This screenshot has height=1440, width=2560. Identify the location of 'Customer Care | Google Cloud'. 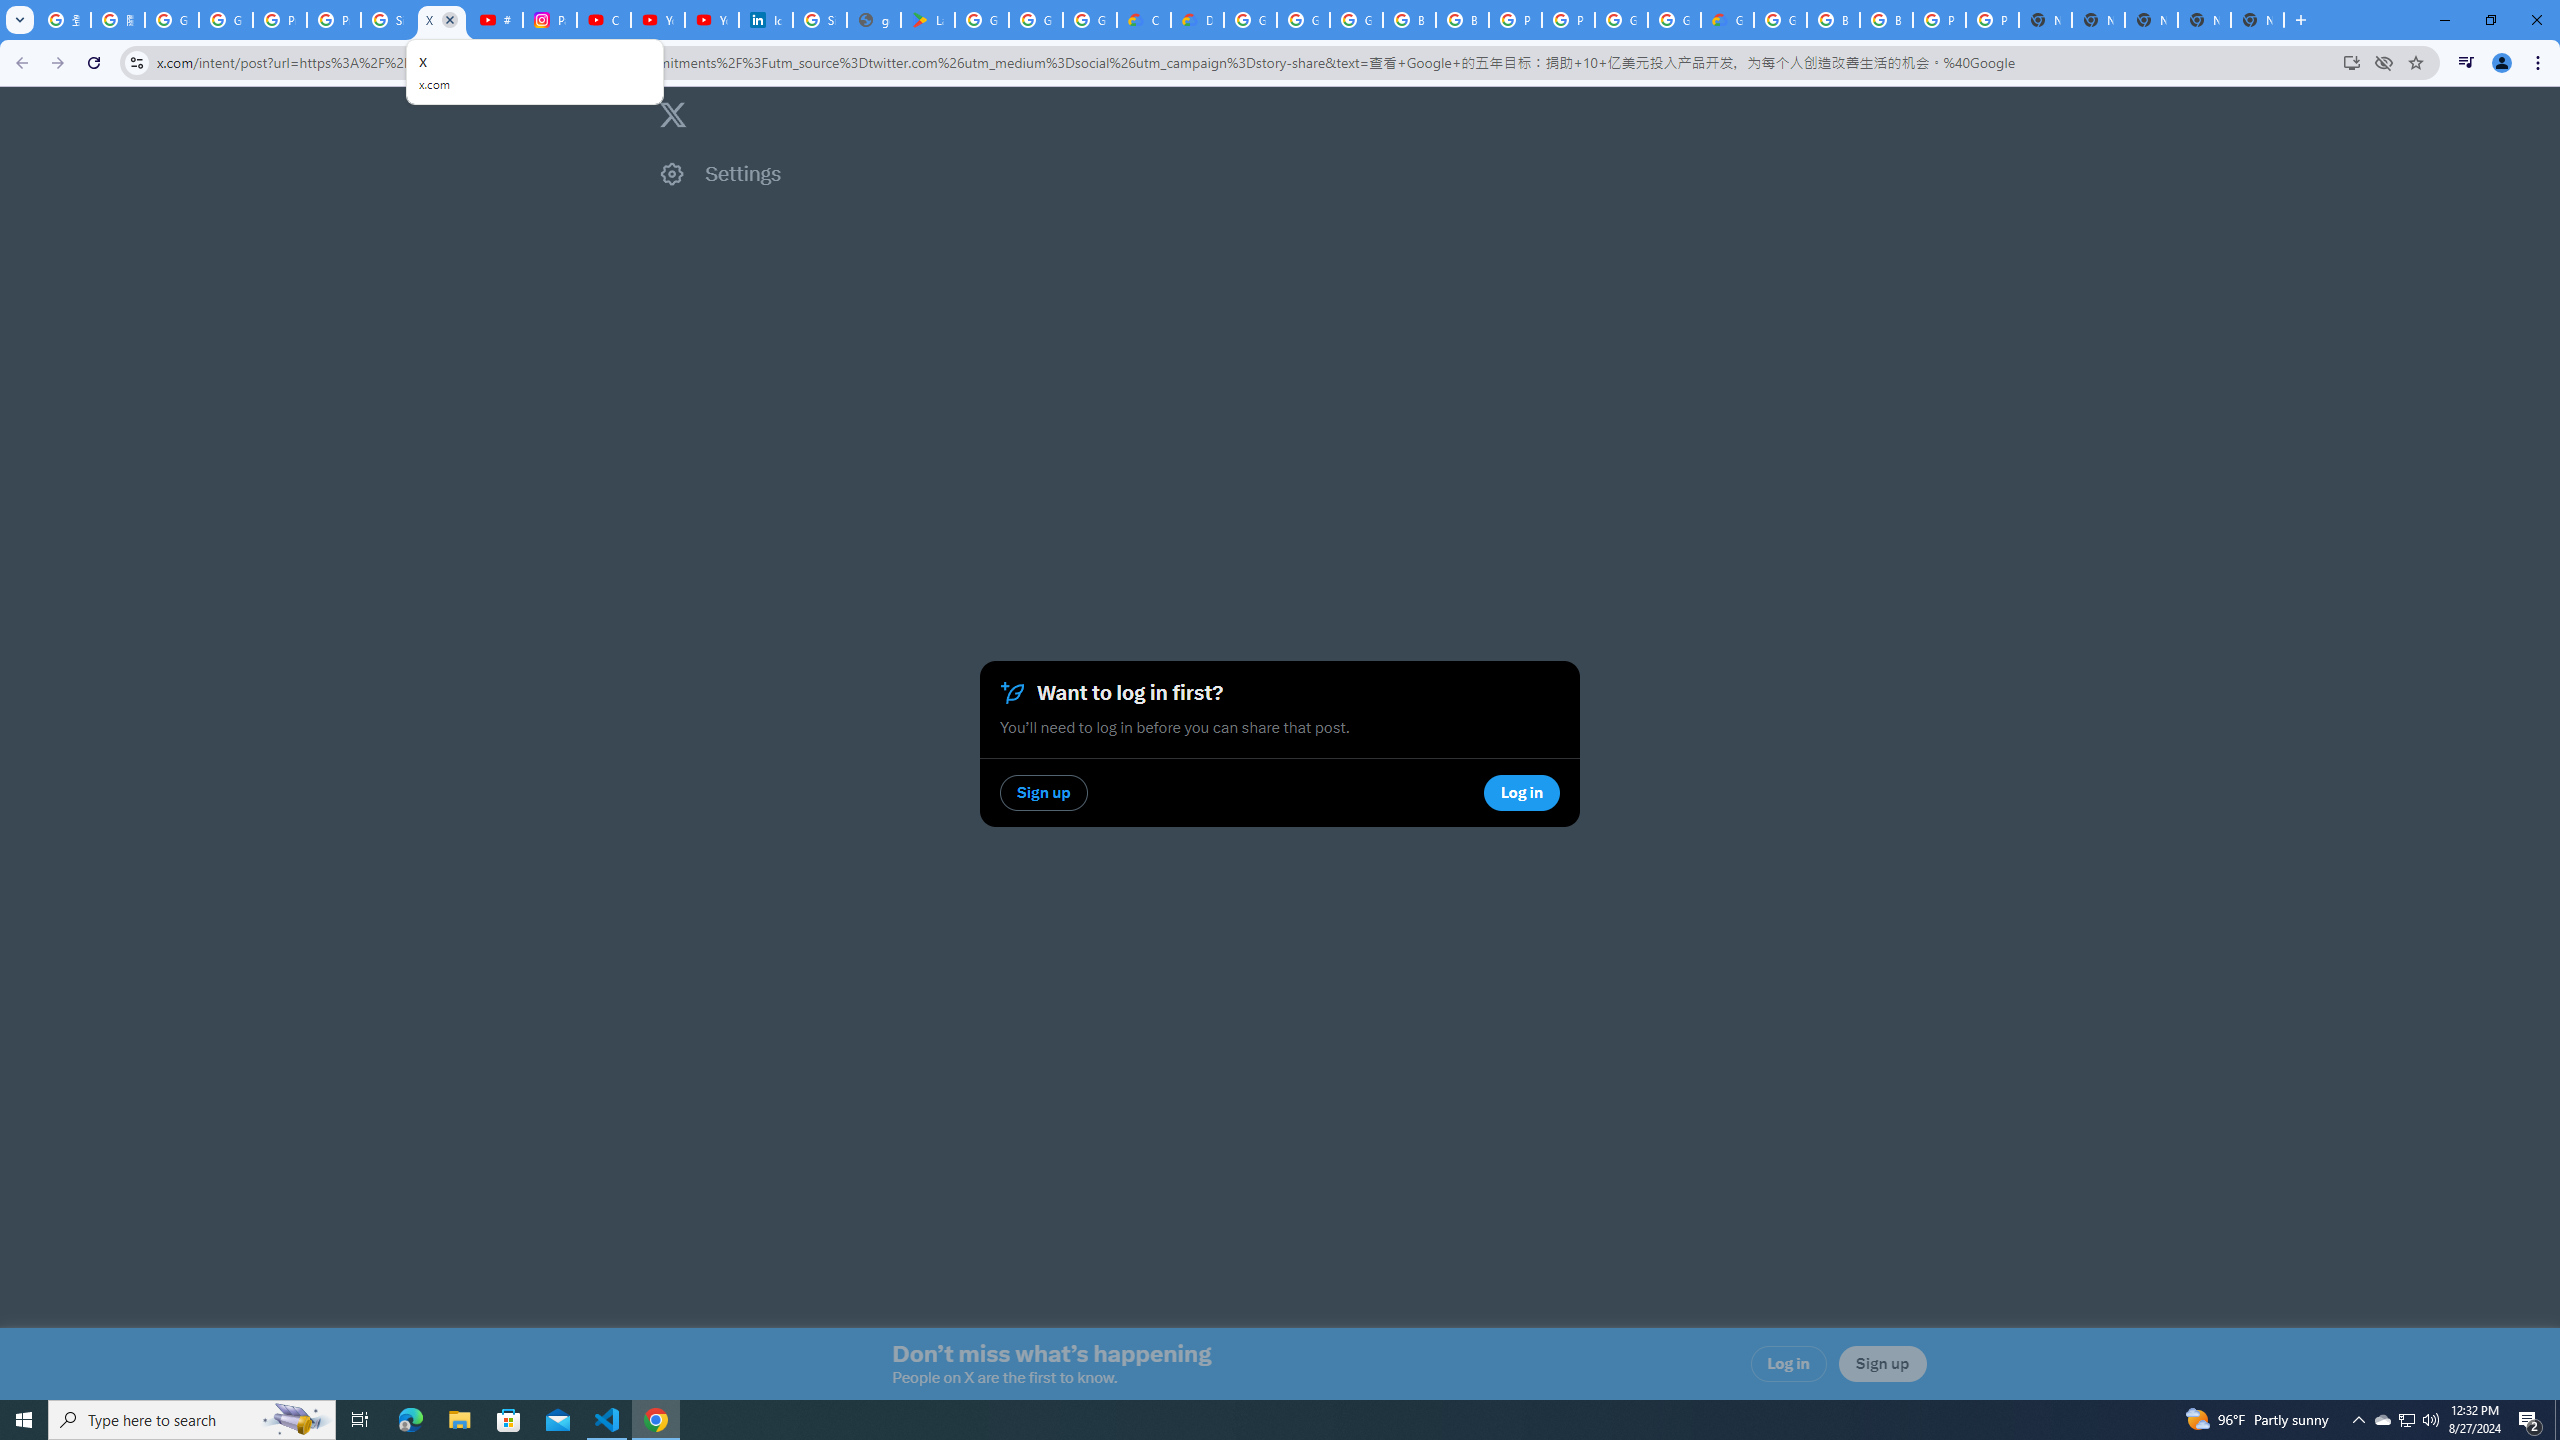
(1144, 19).